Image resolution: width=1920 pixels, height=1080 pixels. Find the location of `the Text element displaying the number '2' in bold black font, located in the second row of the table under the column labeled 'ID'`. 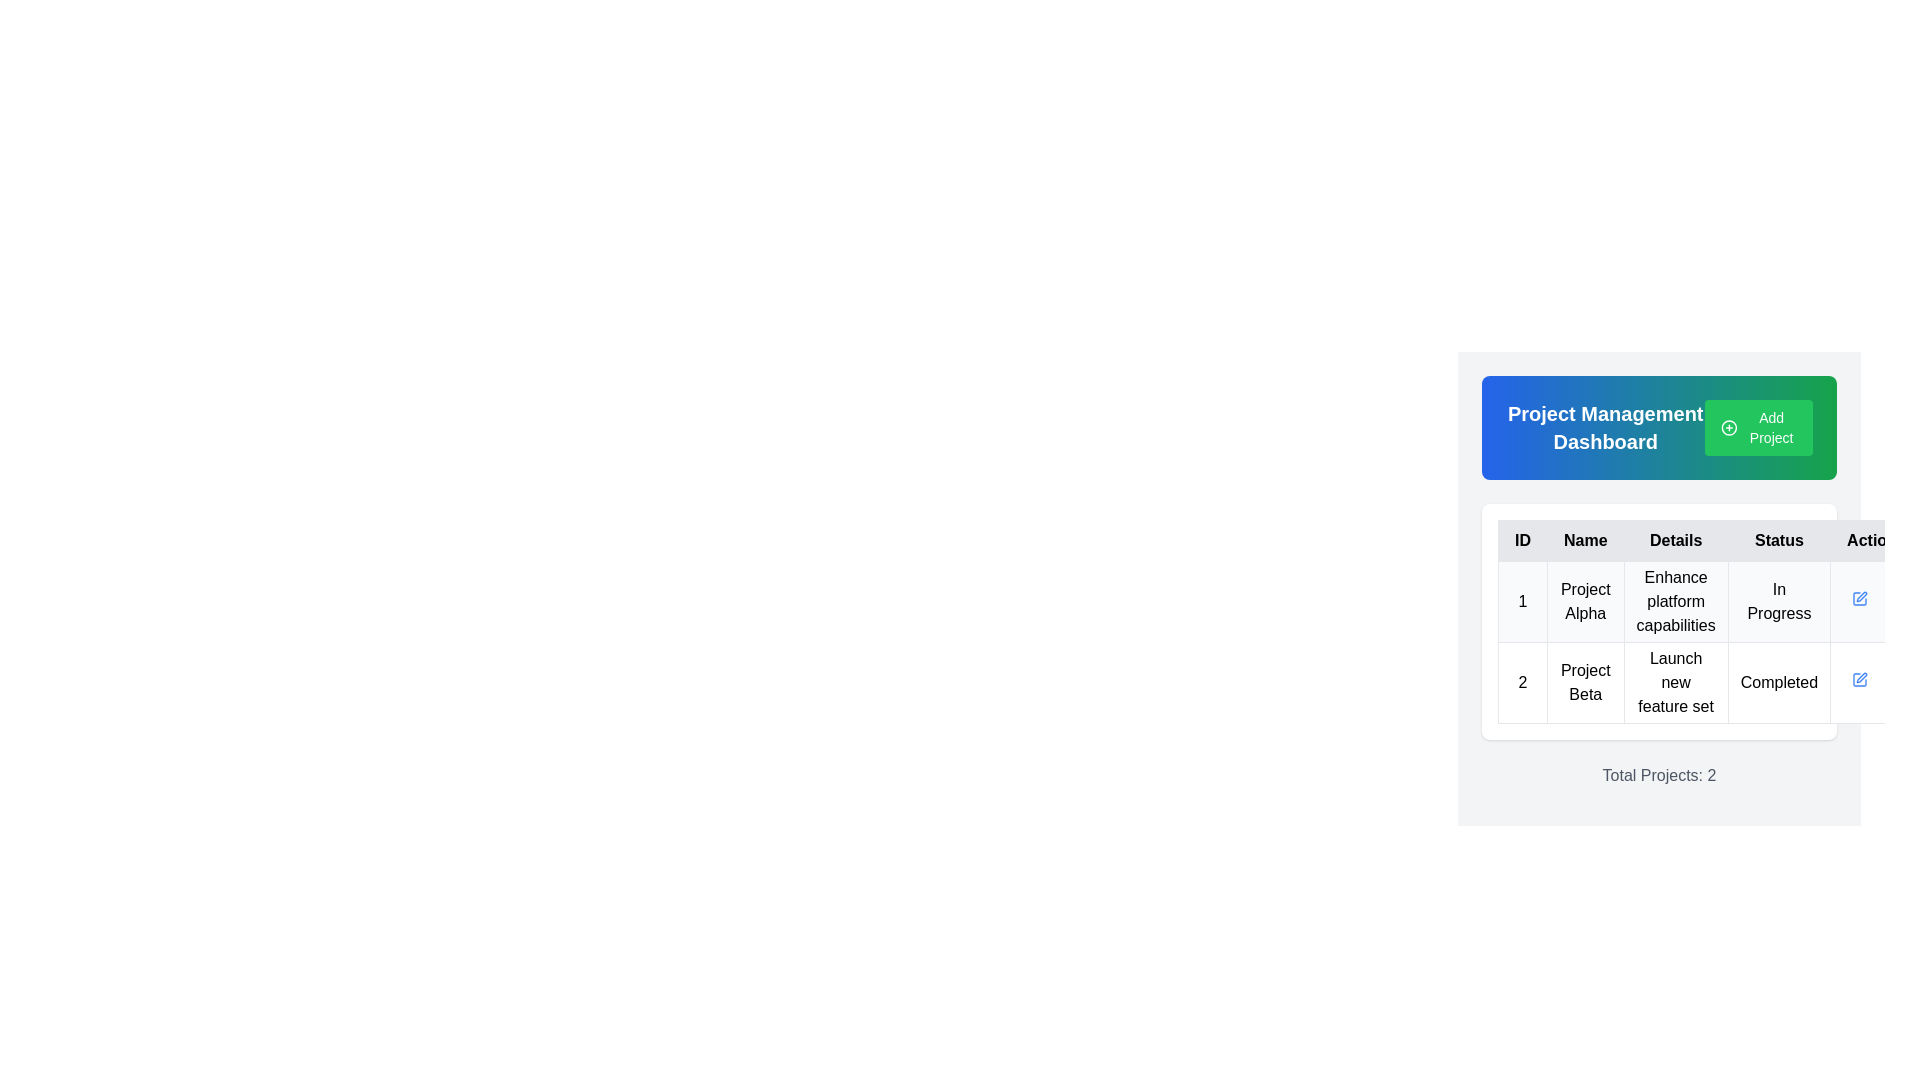

the Text element displaying the number '2' in bold black font, located in the second row of the table under the column labeled 'ID' is located at coordinates (1521, 681).